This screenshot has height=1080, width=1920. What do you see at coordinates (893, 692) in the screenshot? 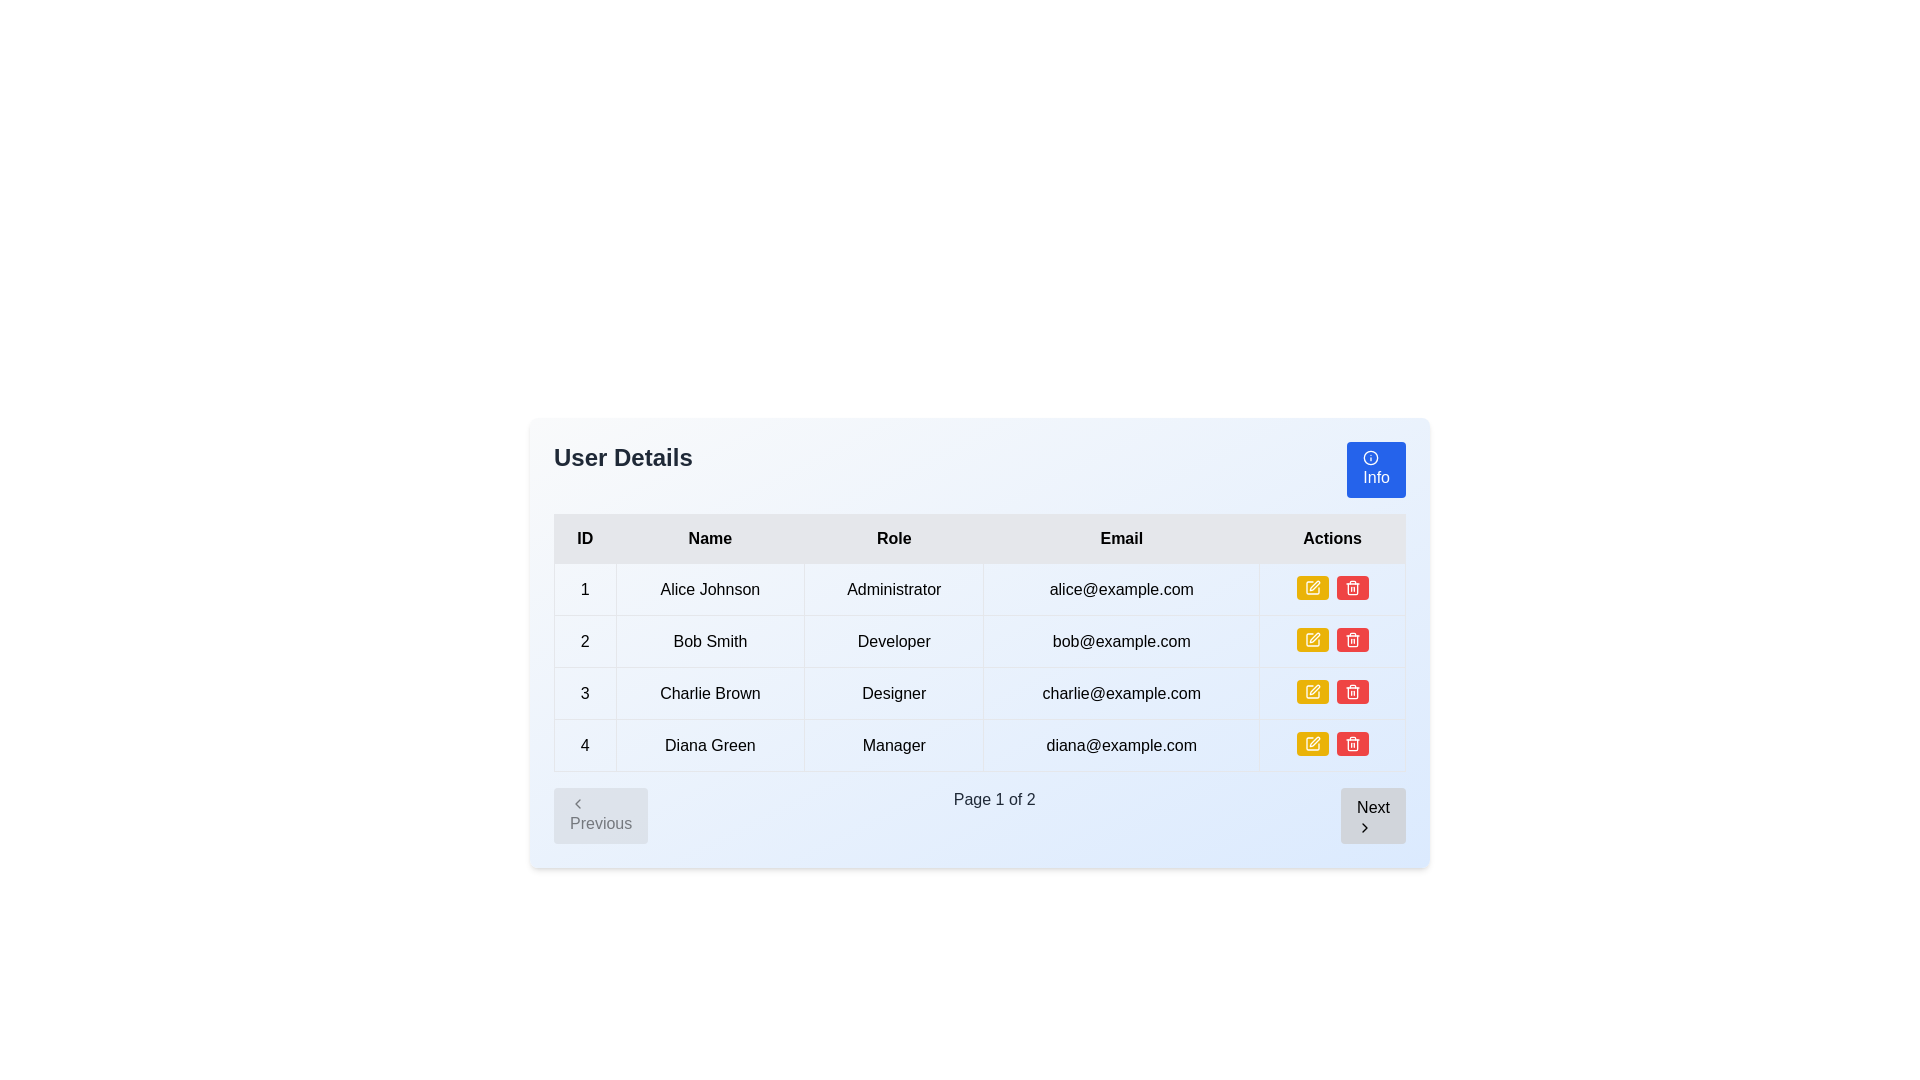
I see `the static text label reading 'Designer' displayed in black text on a light blue background, located in the 'Role' column of the table for 'Charlie Brown'` at bounding box center [893, 692].